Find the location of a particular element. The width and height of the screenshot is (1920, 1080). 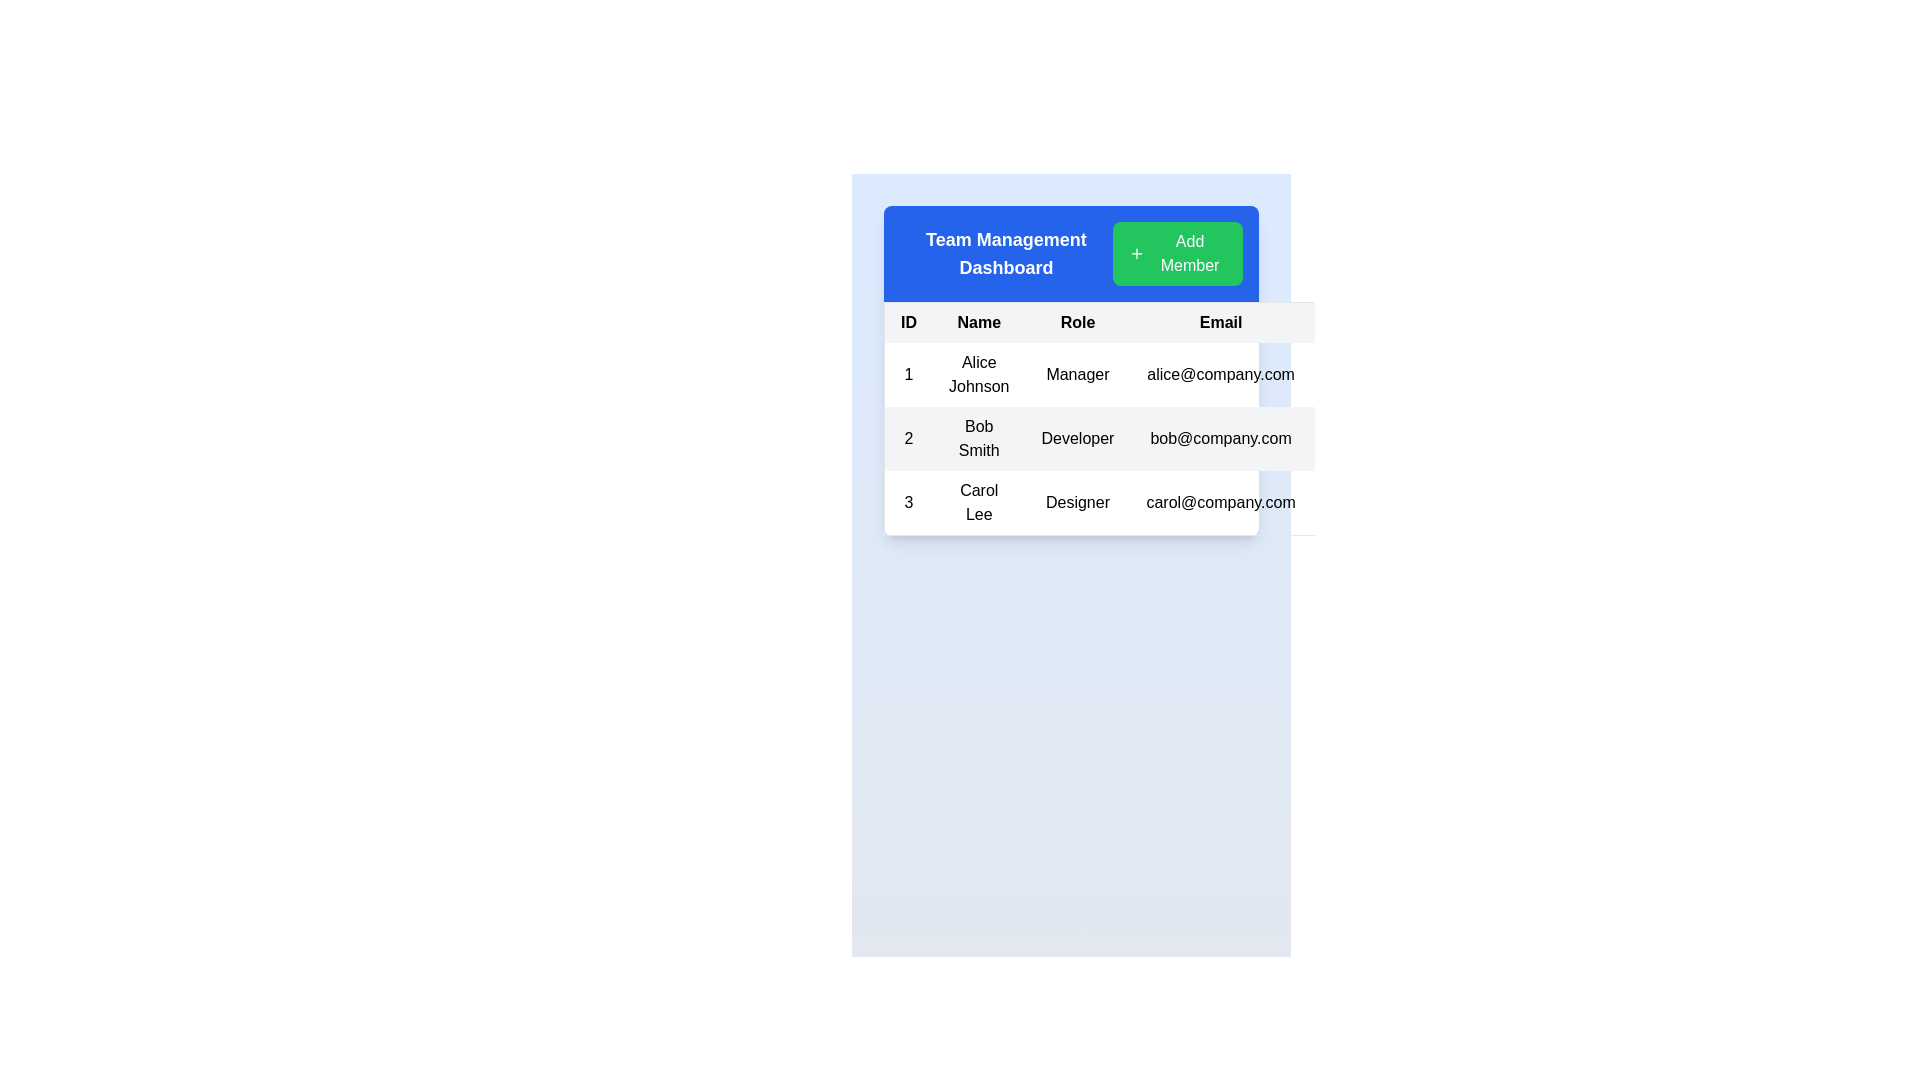

the static text element displaying 'Alice Johnson' in the 'Name' column of the data table is located at coordinates (979, 374).